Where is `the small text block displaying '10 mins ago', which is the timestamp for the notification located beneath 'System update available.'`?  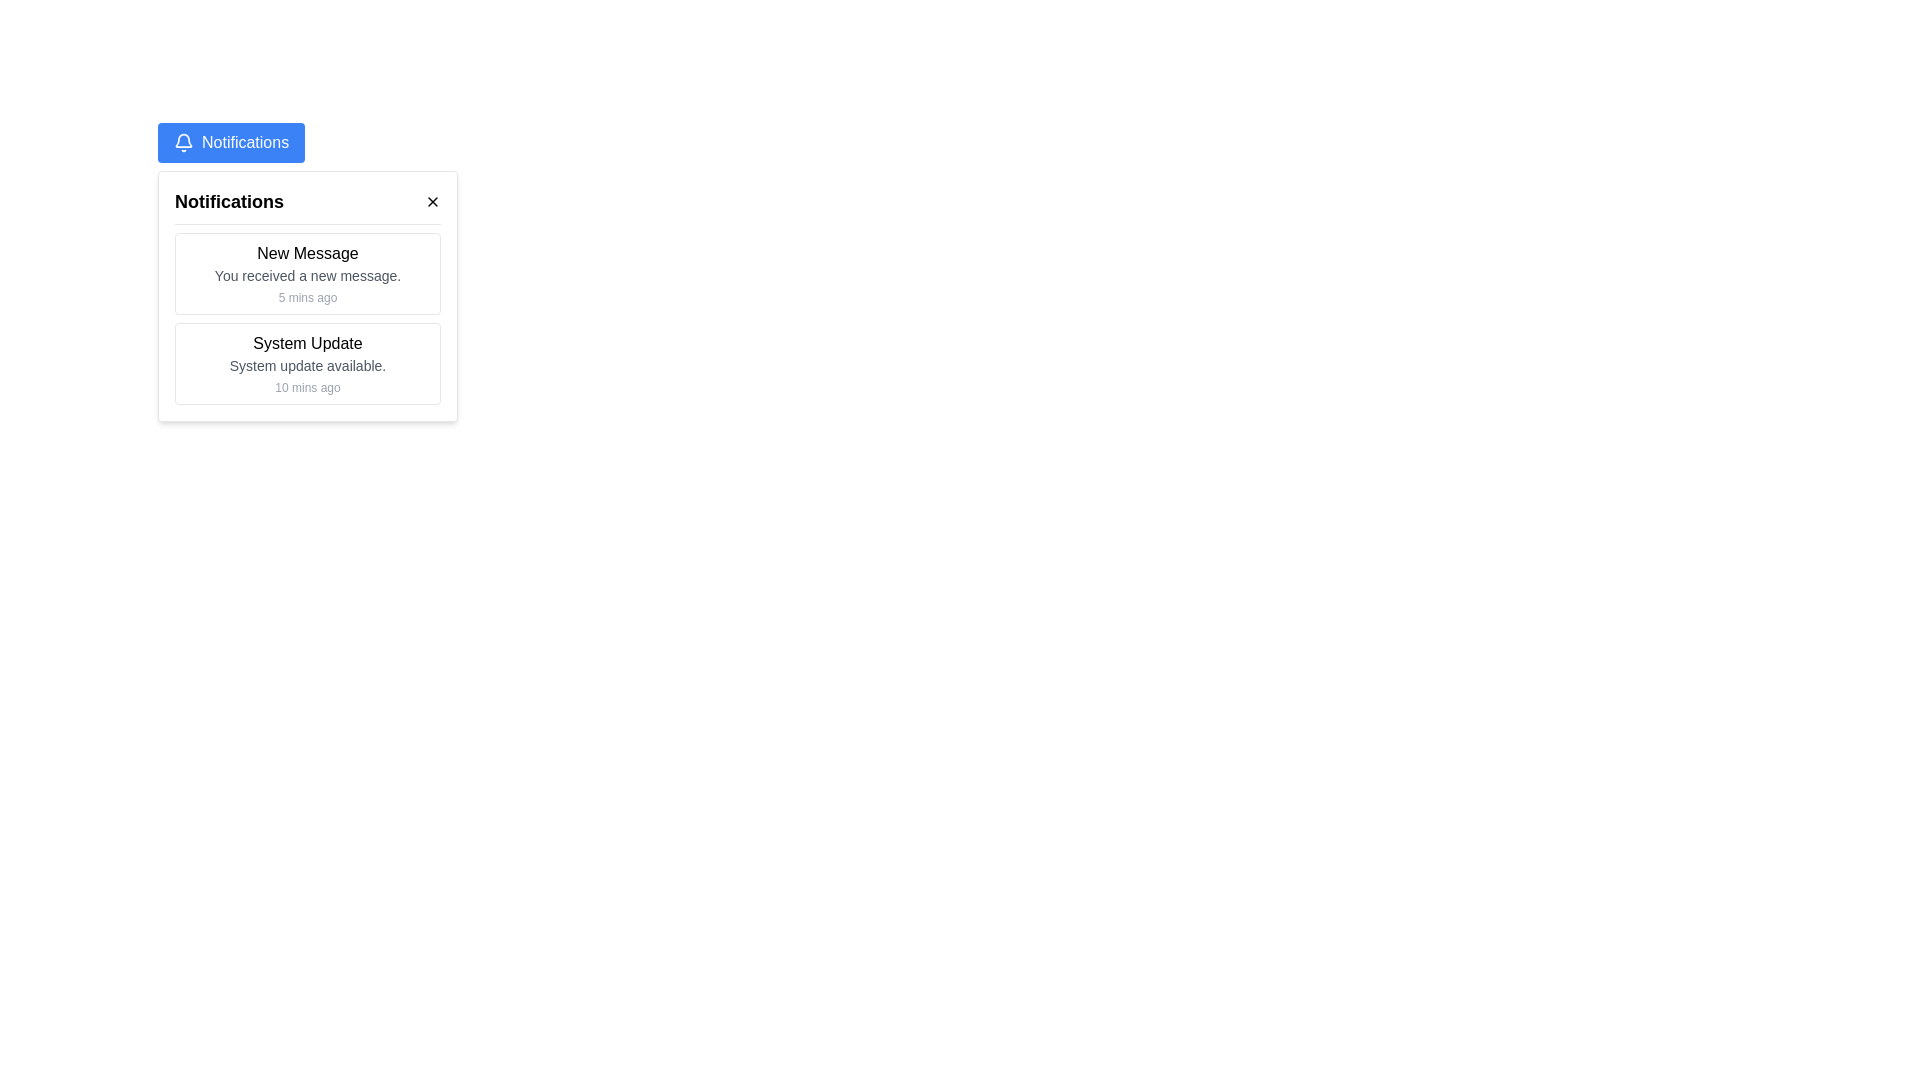
the small text block displaying '10 mins ago', which is the timestamp for the notification located beneath 'System update available.' is located at coordinates (306, 388).